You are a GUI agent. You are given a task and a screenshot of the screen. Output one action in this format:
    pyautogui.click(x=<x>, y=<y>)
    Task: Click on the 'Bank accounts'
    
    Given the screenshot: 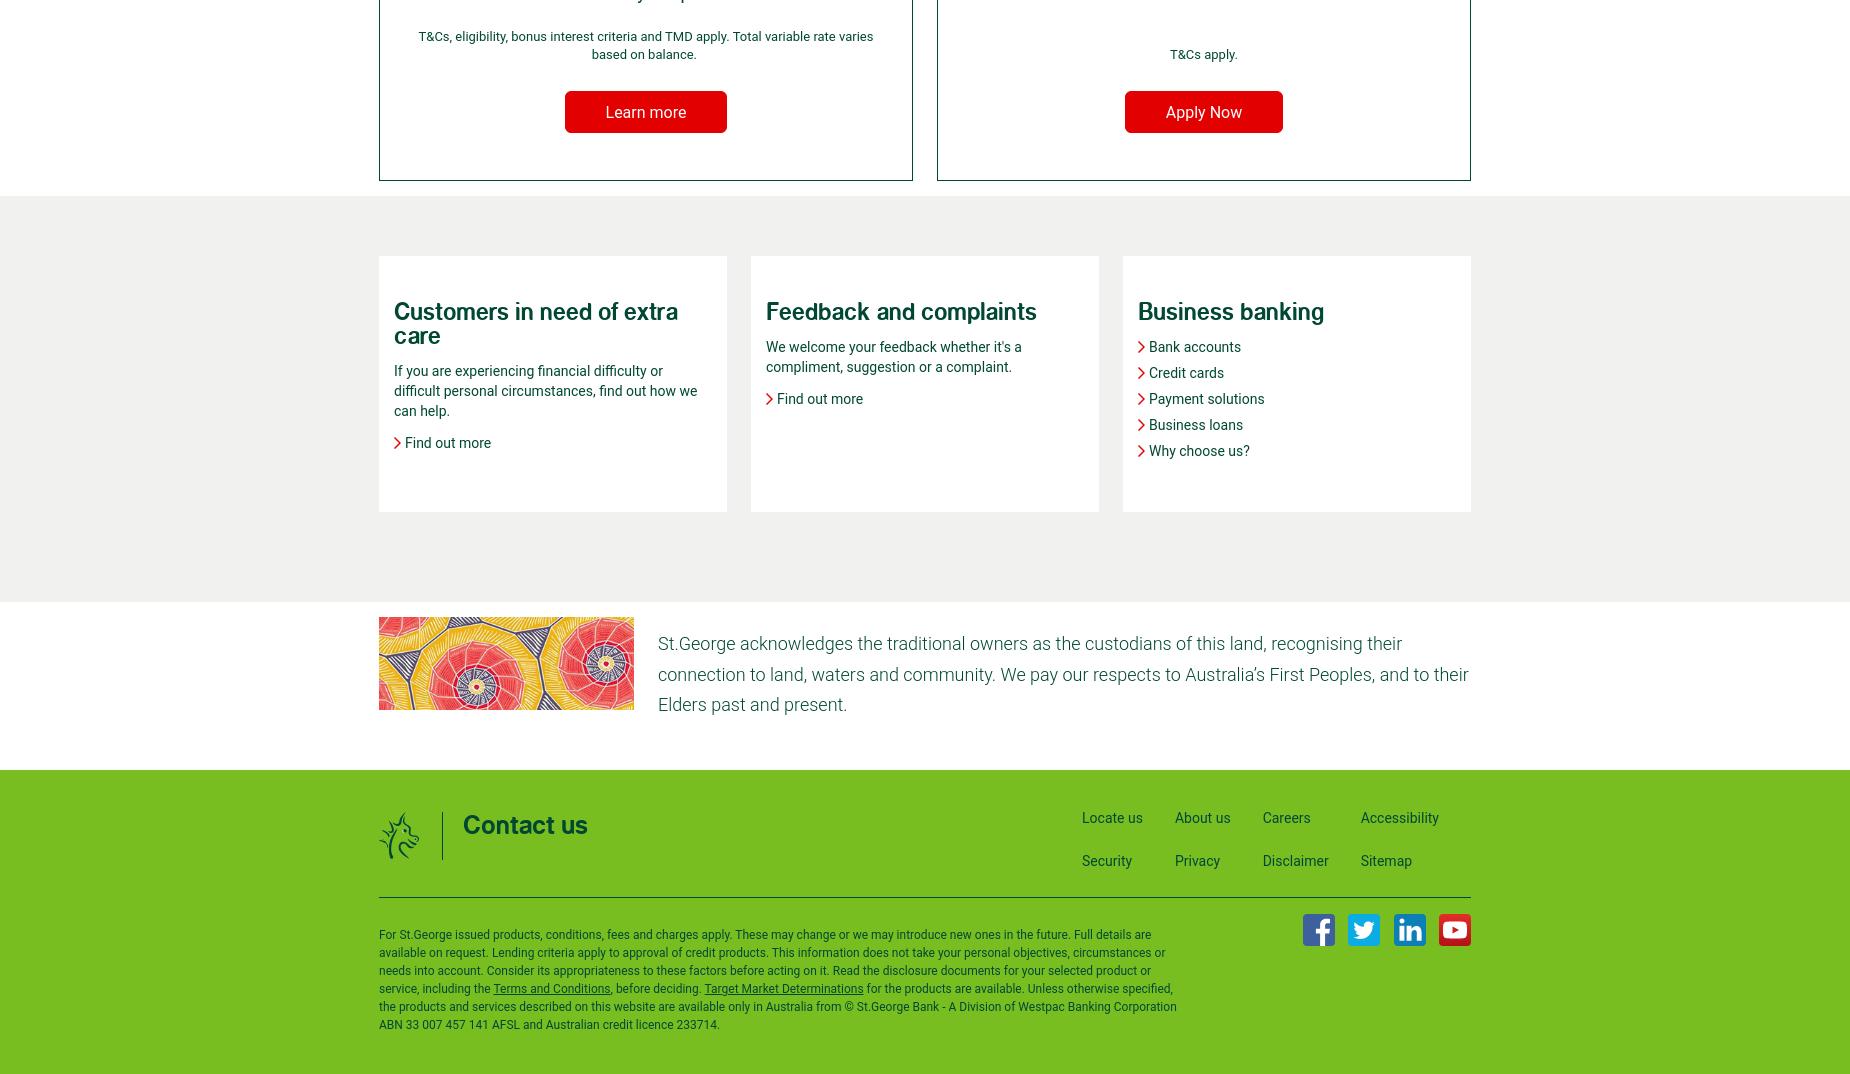 What is the action you would take?
    pyautogui.click(x=1193, y=346)
    